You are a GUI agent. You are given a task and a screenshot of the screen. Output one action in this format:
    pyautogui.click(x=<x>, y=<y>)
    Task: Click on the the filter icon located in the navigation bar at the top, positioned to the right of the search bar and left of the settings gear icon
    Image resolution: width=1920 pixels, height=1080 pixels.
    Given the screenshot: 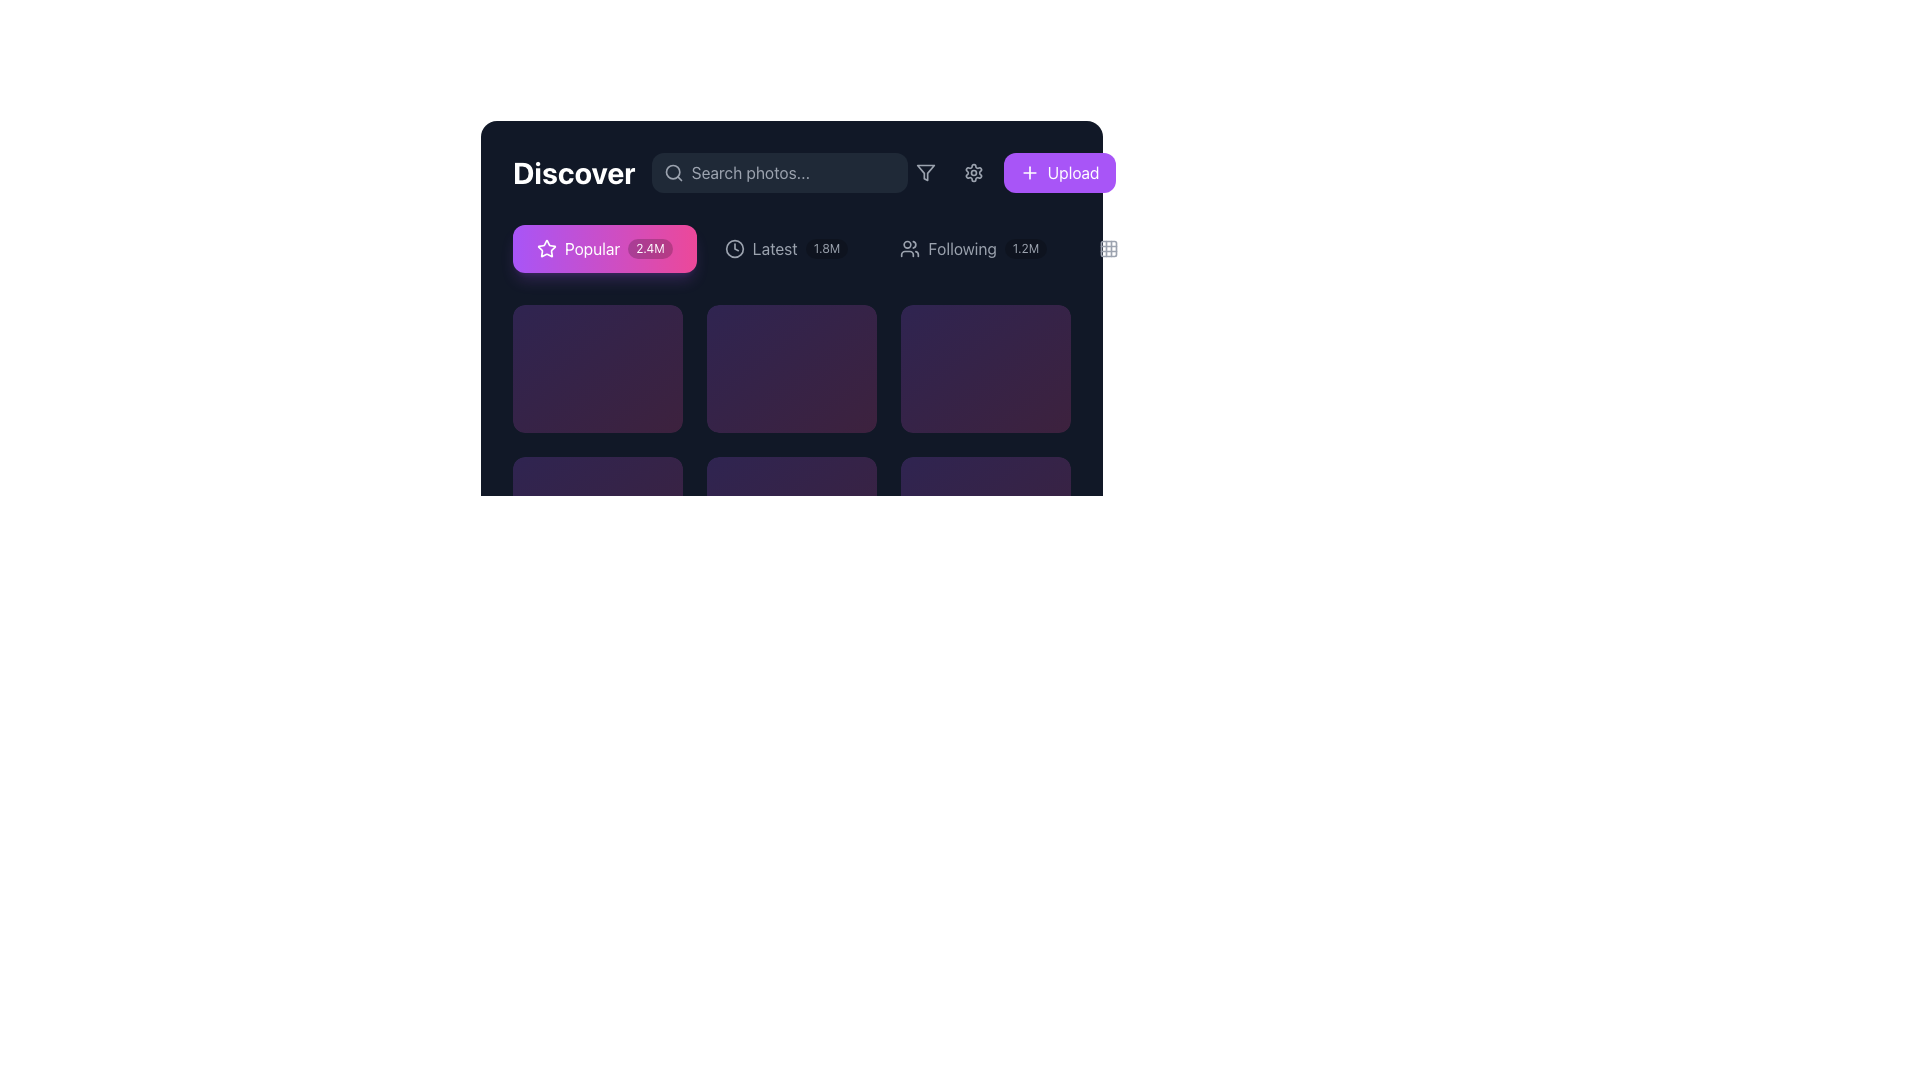 What is the action you would take?
    pyautogui.click(x=924, y=172)
    